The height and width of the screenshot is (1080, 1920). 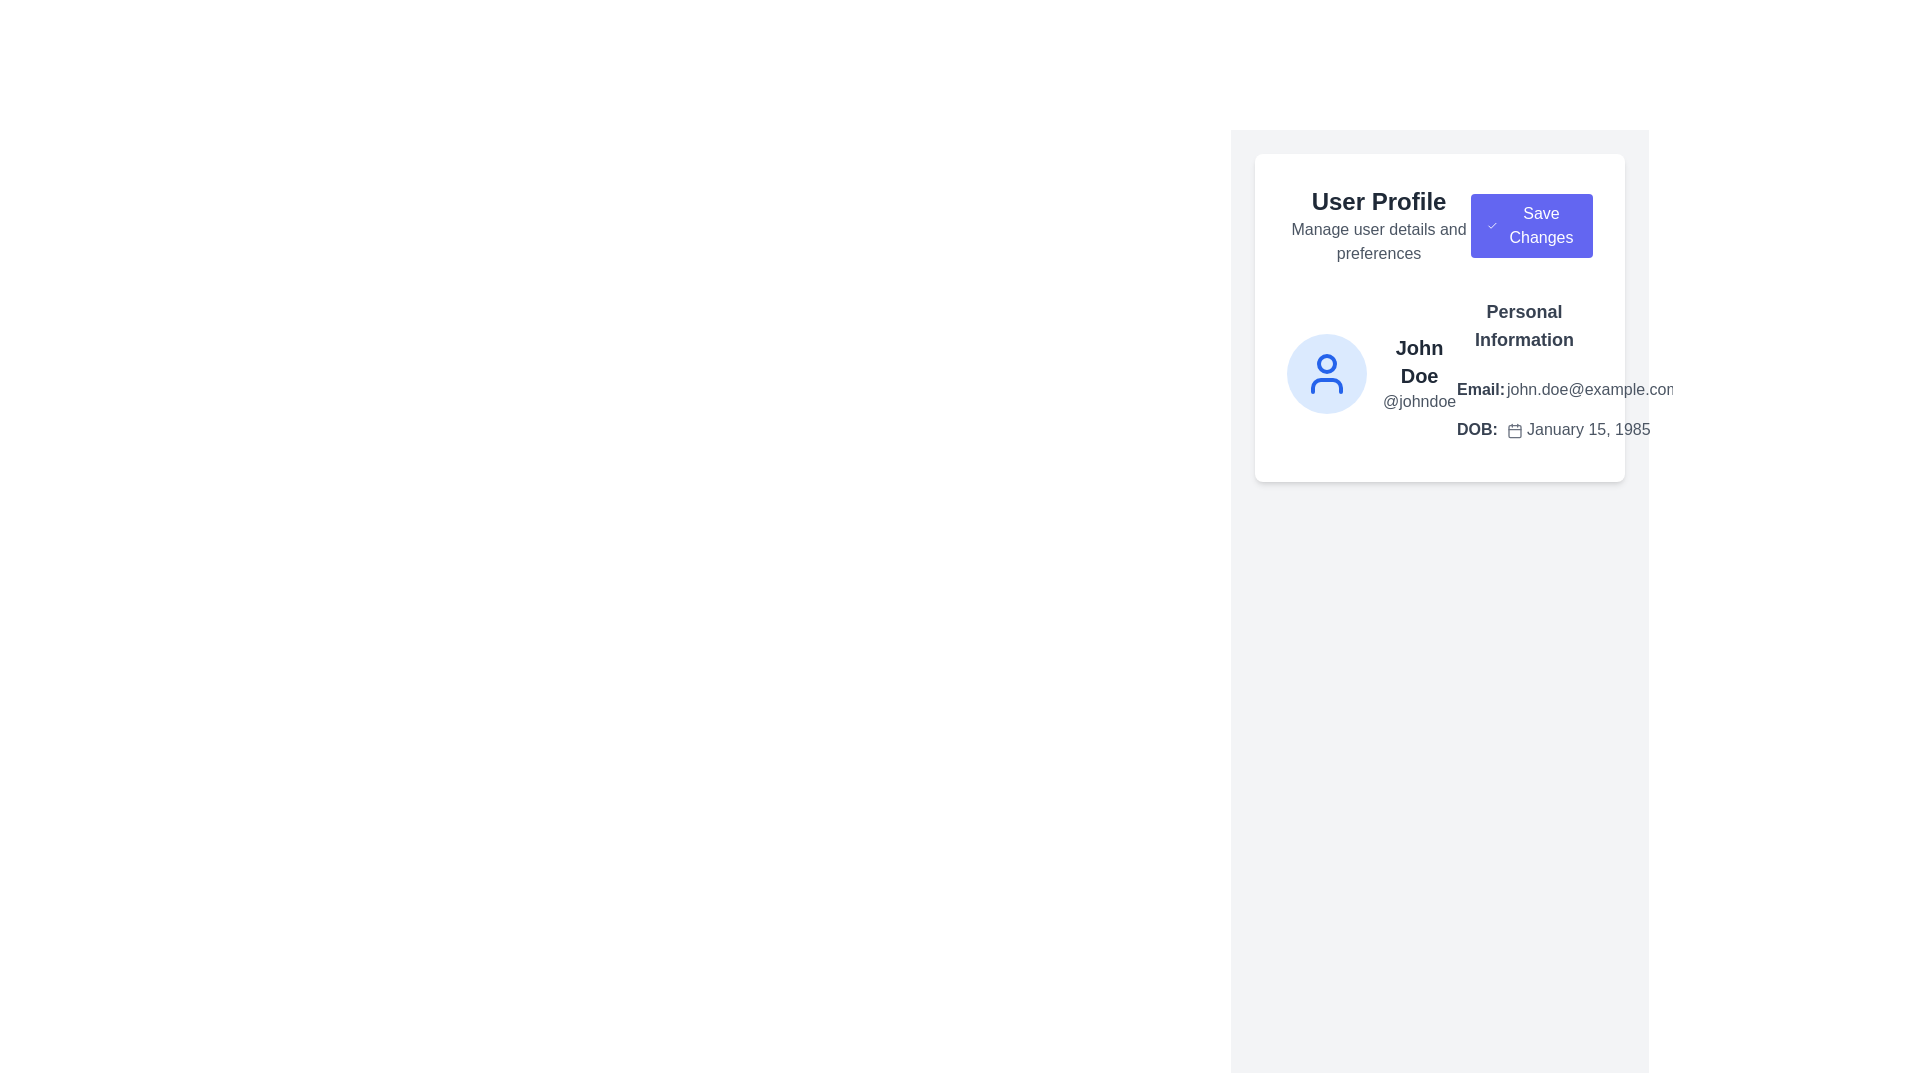 I want to click on the 'Email:' text label, which is a bold gray label located in the 'Personal Information' section of the user profile card, so click(x=1481, y=389).